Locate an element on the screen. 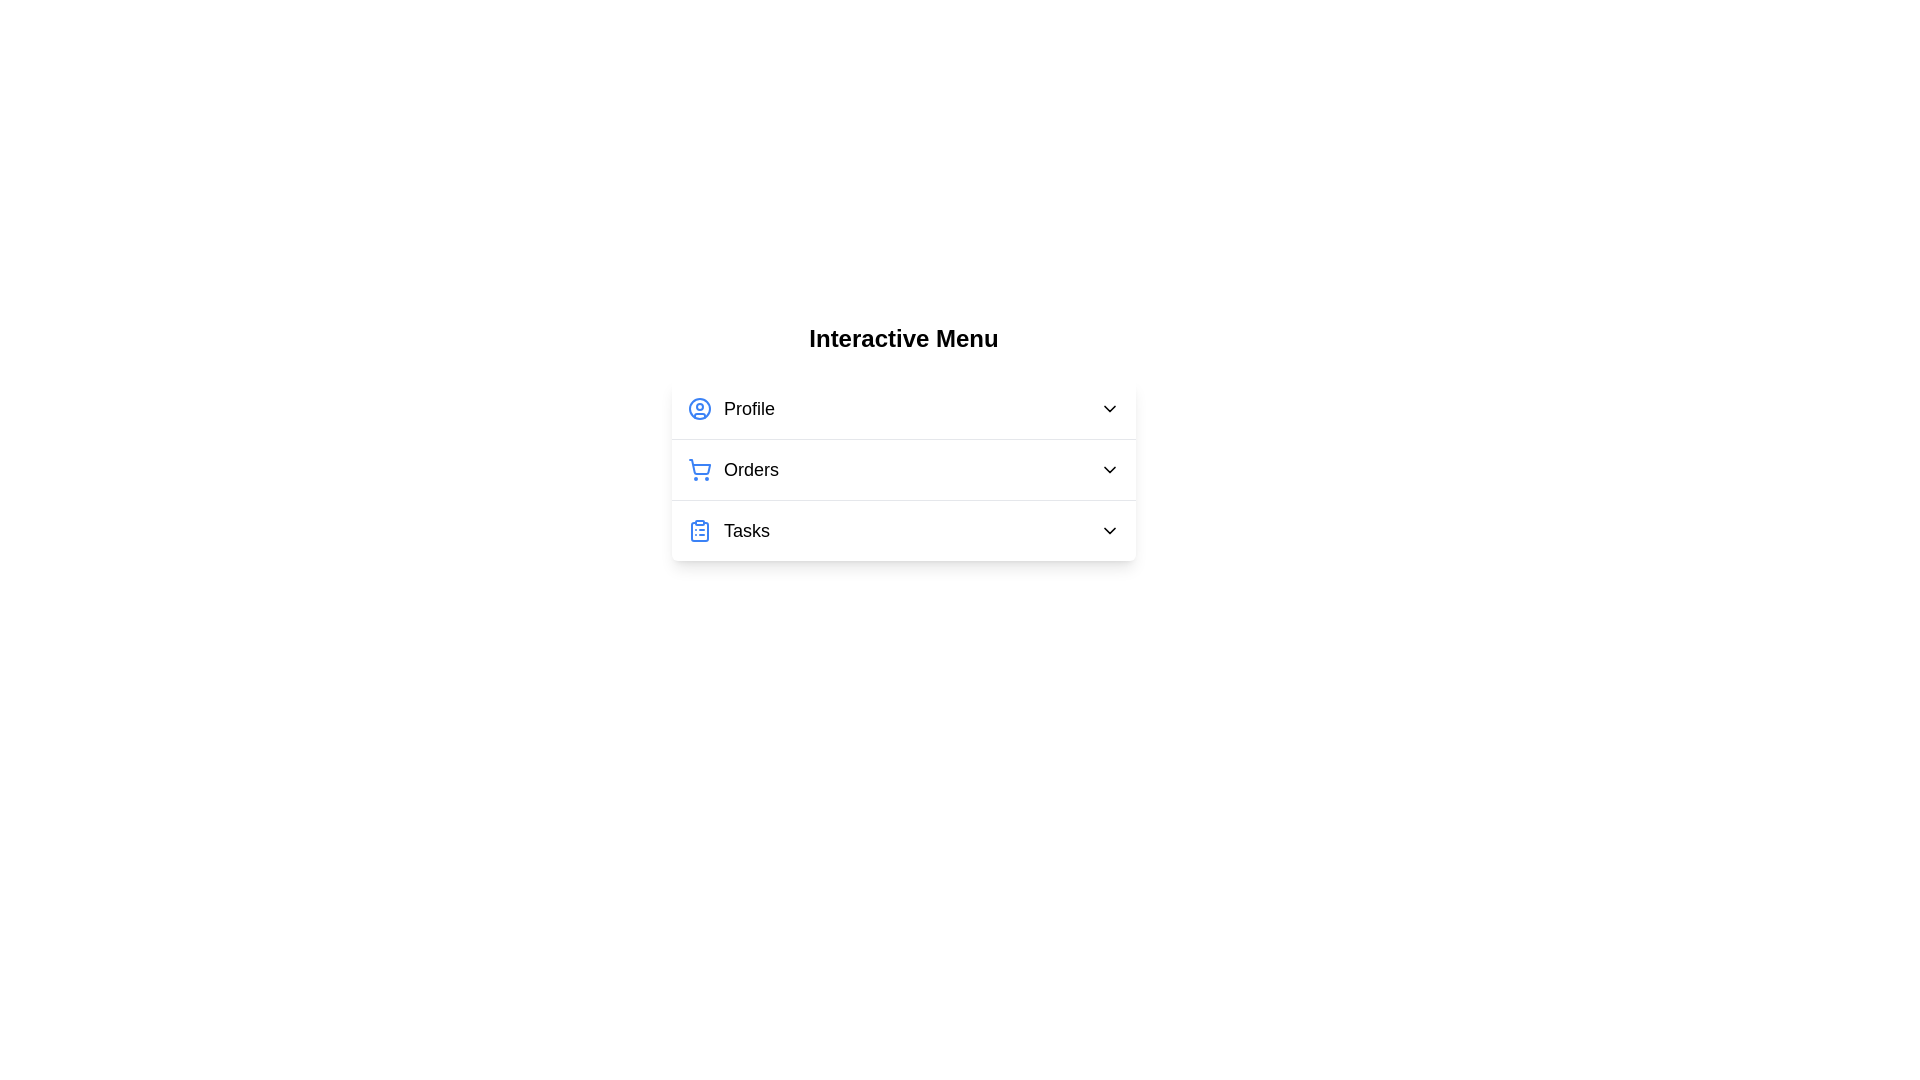  the shopping cart icon with a blue outline located in the second row of the interactive menu, adjacent to the 'Orders' text is located at coordinates (700, 466).